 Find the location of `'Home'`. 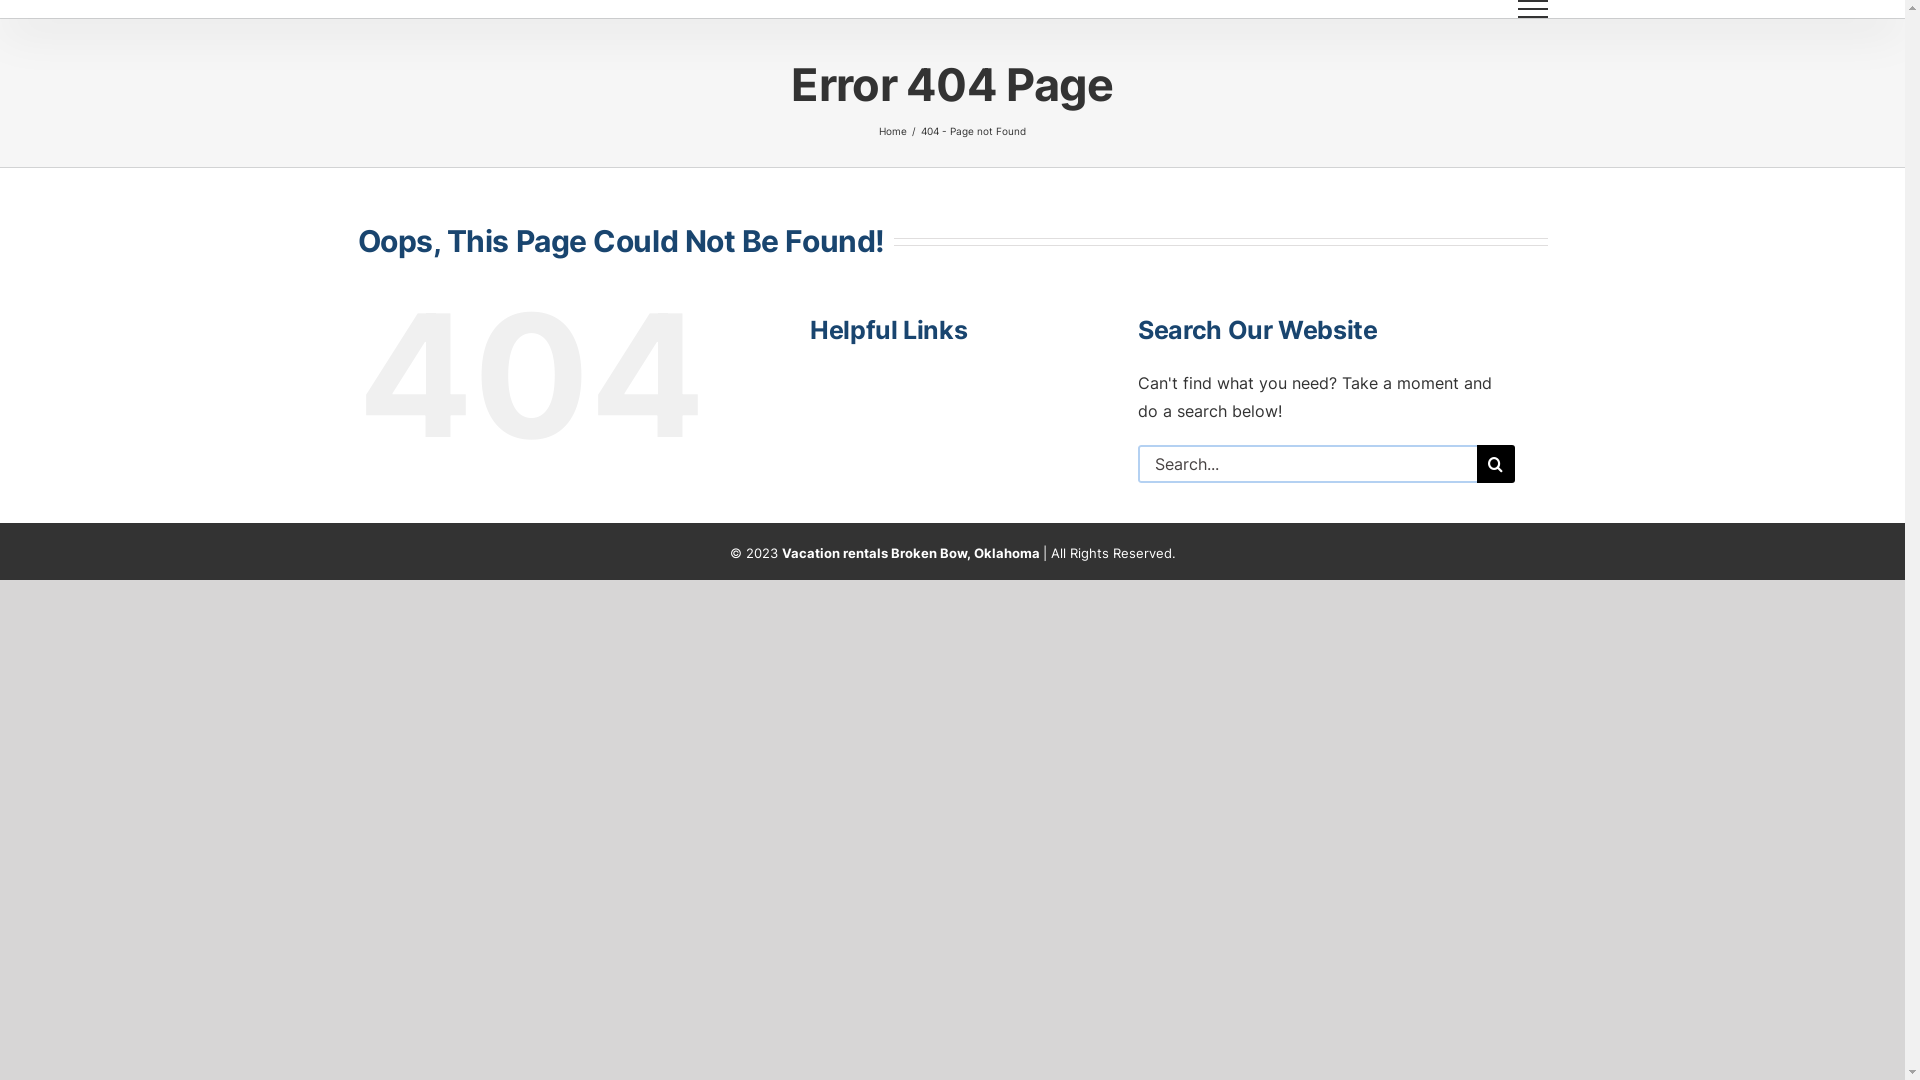

'Home' is located at coordinates (891, 131).